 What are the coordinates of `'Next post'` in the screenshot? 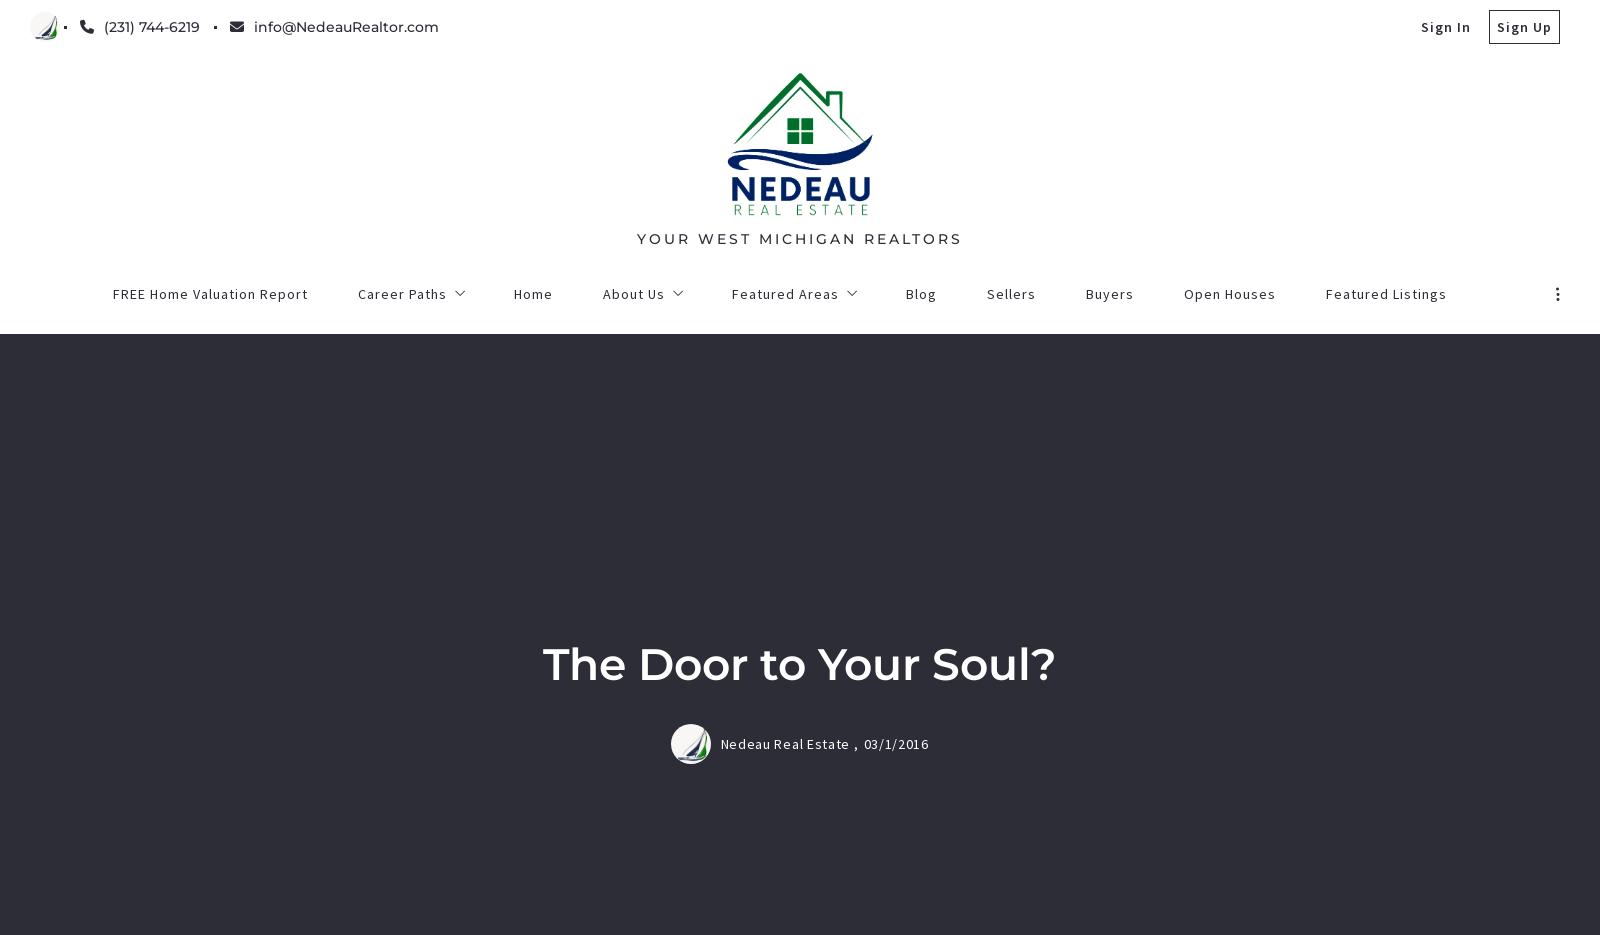 It's located at (890, 522).